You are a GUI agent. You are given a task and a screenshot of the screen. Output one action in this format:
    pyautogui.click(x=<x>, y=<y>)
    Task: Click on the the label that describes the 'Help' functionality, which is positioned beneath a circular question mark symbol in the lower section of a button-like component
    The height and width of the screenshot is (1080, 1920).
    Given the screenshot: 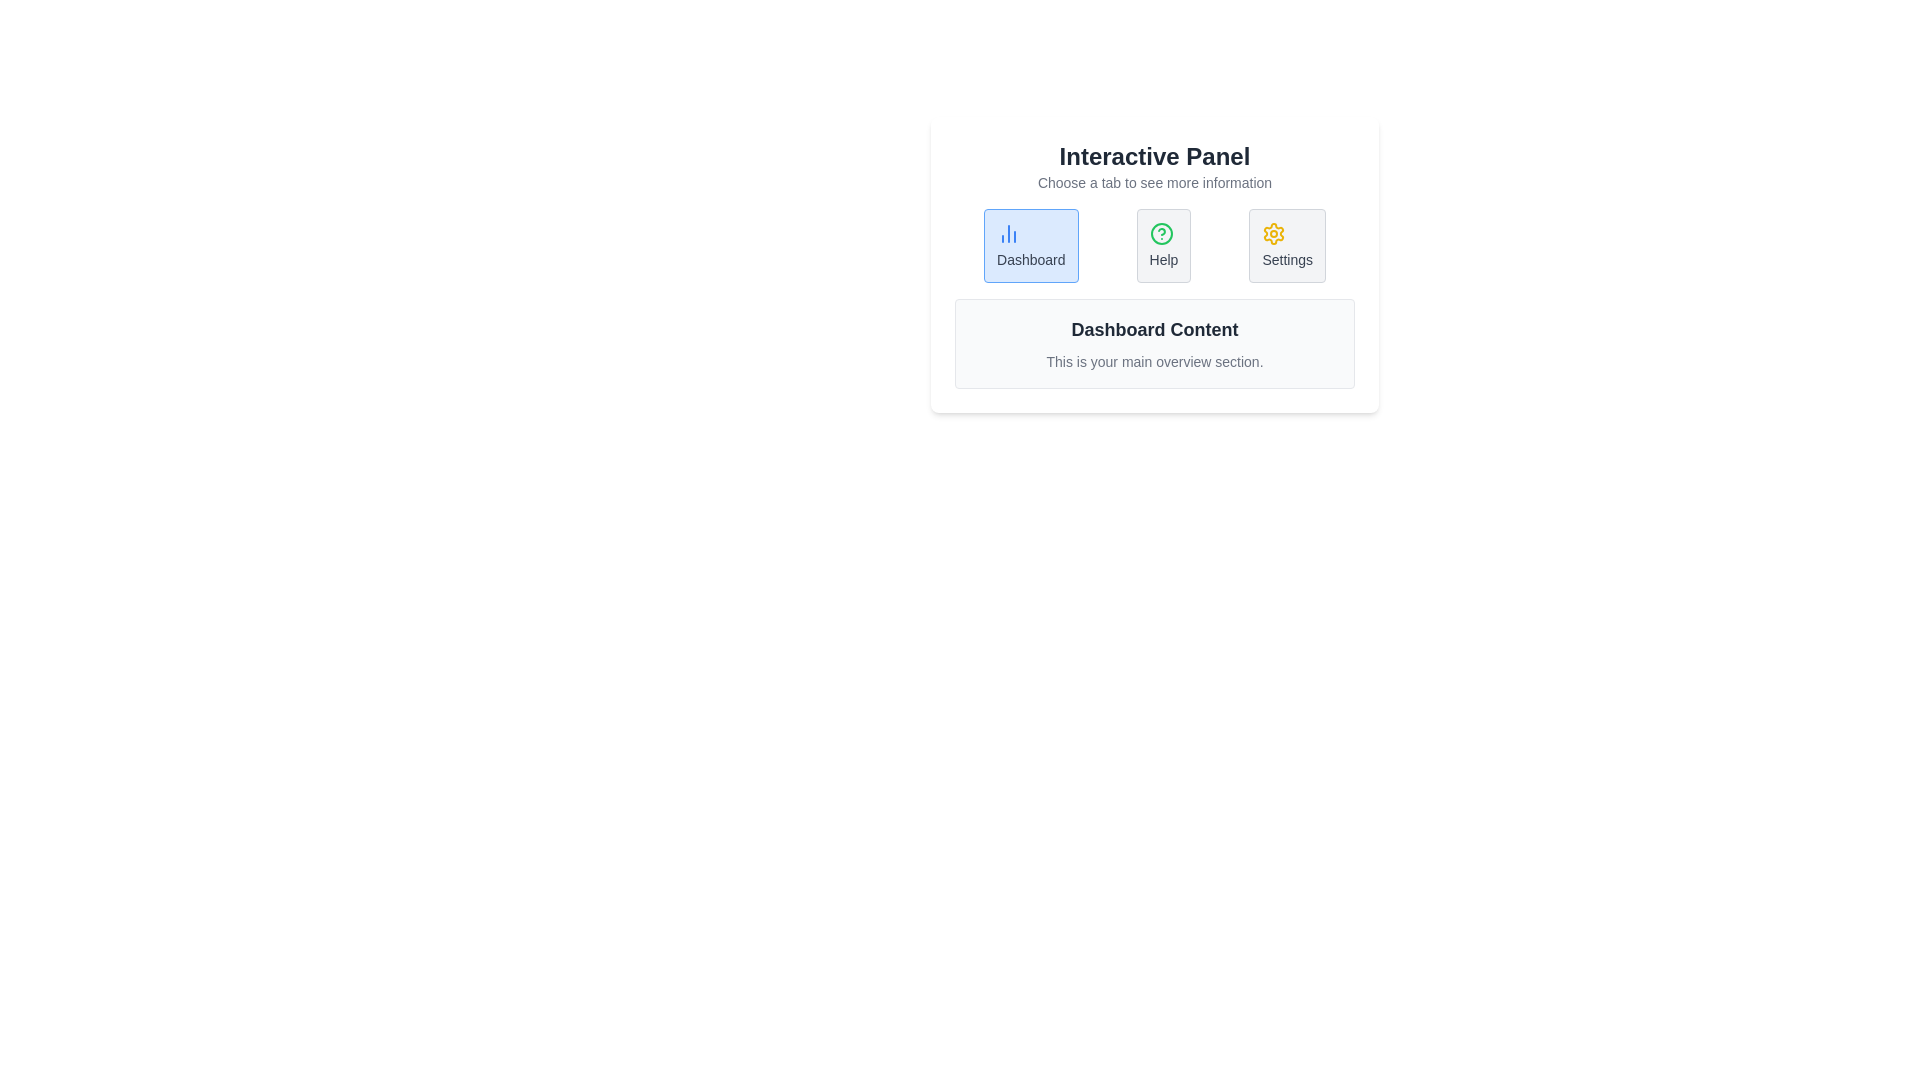 What is the action you would take?
    pyautogui.click(x=1163, y=258)
    